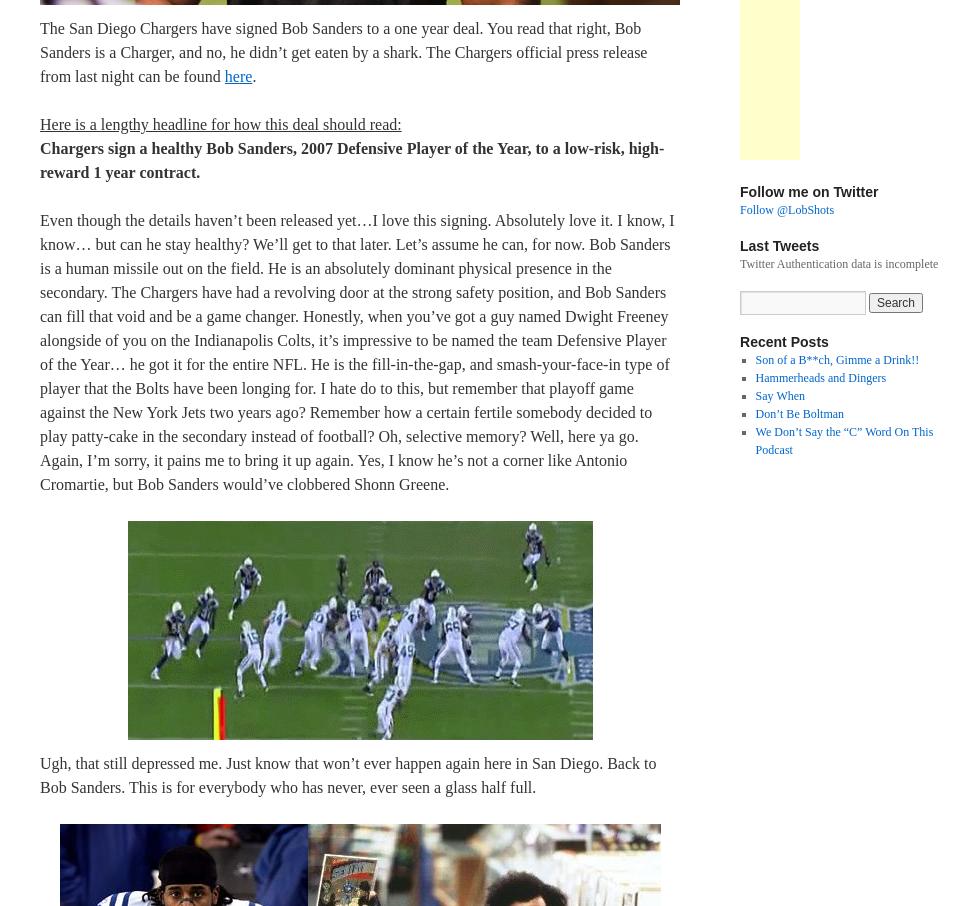  I want to click on 'Son of a B**ch, Gimme a Drink!!', so click(754, 360).